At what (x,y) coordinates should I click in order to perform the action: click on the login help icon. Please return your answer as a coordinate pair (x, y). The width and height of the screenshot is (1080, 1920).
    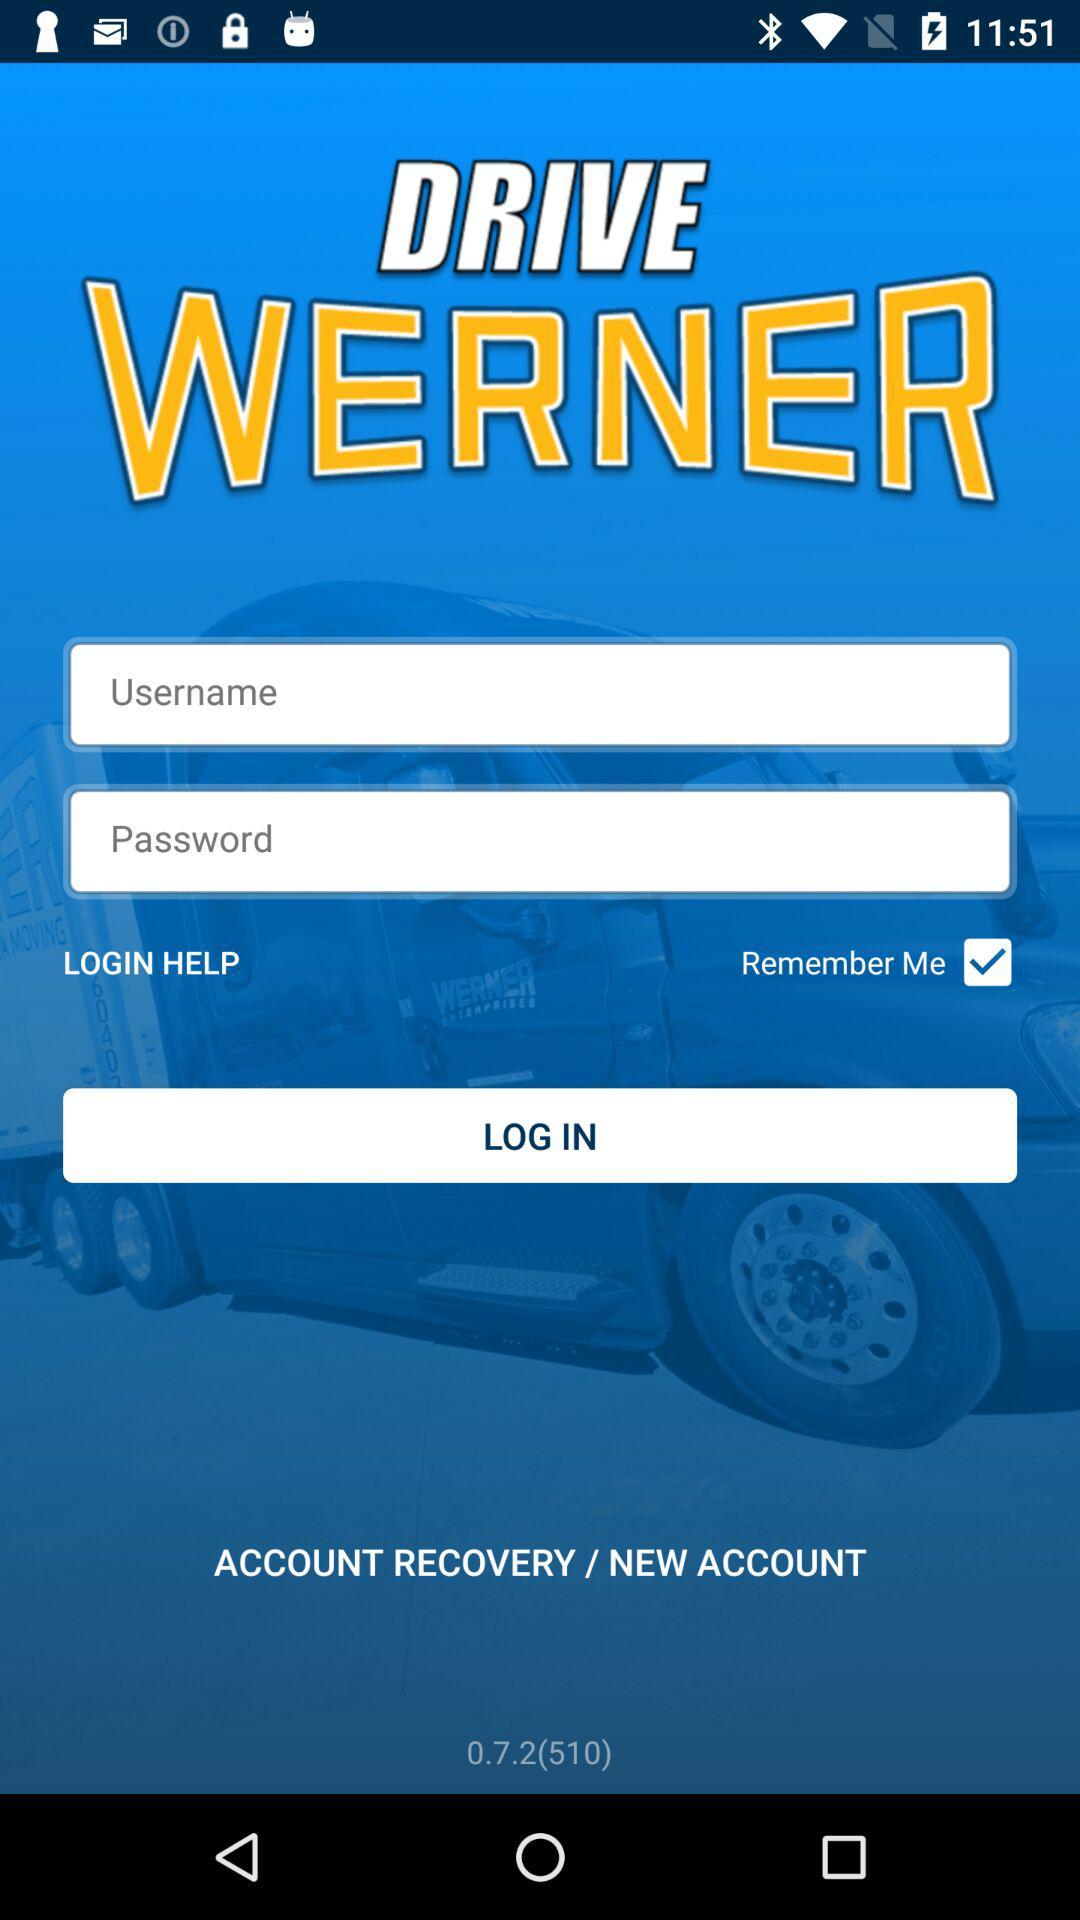
    Looking at the image, I should click on (177, 962).